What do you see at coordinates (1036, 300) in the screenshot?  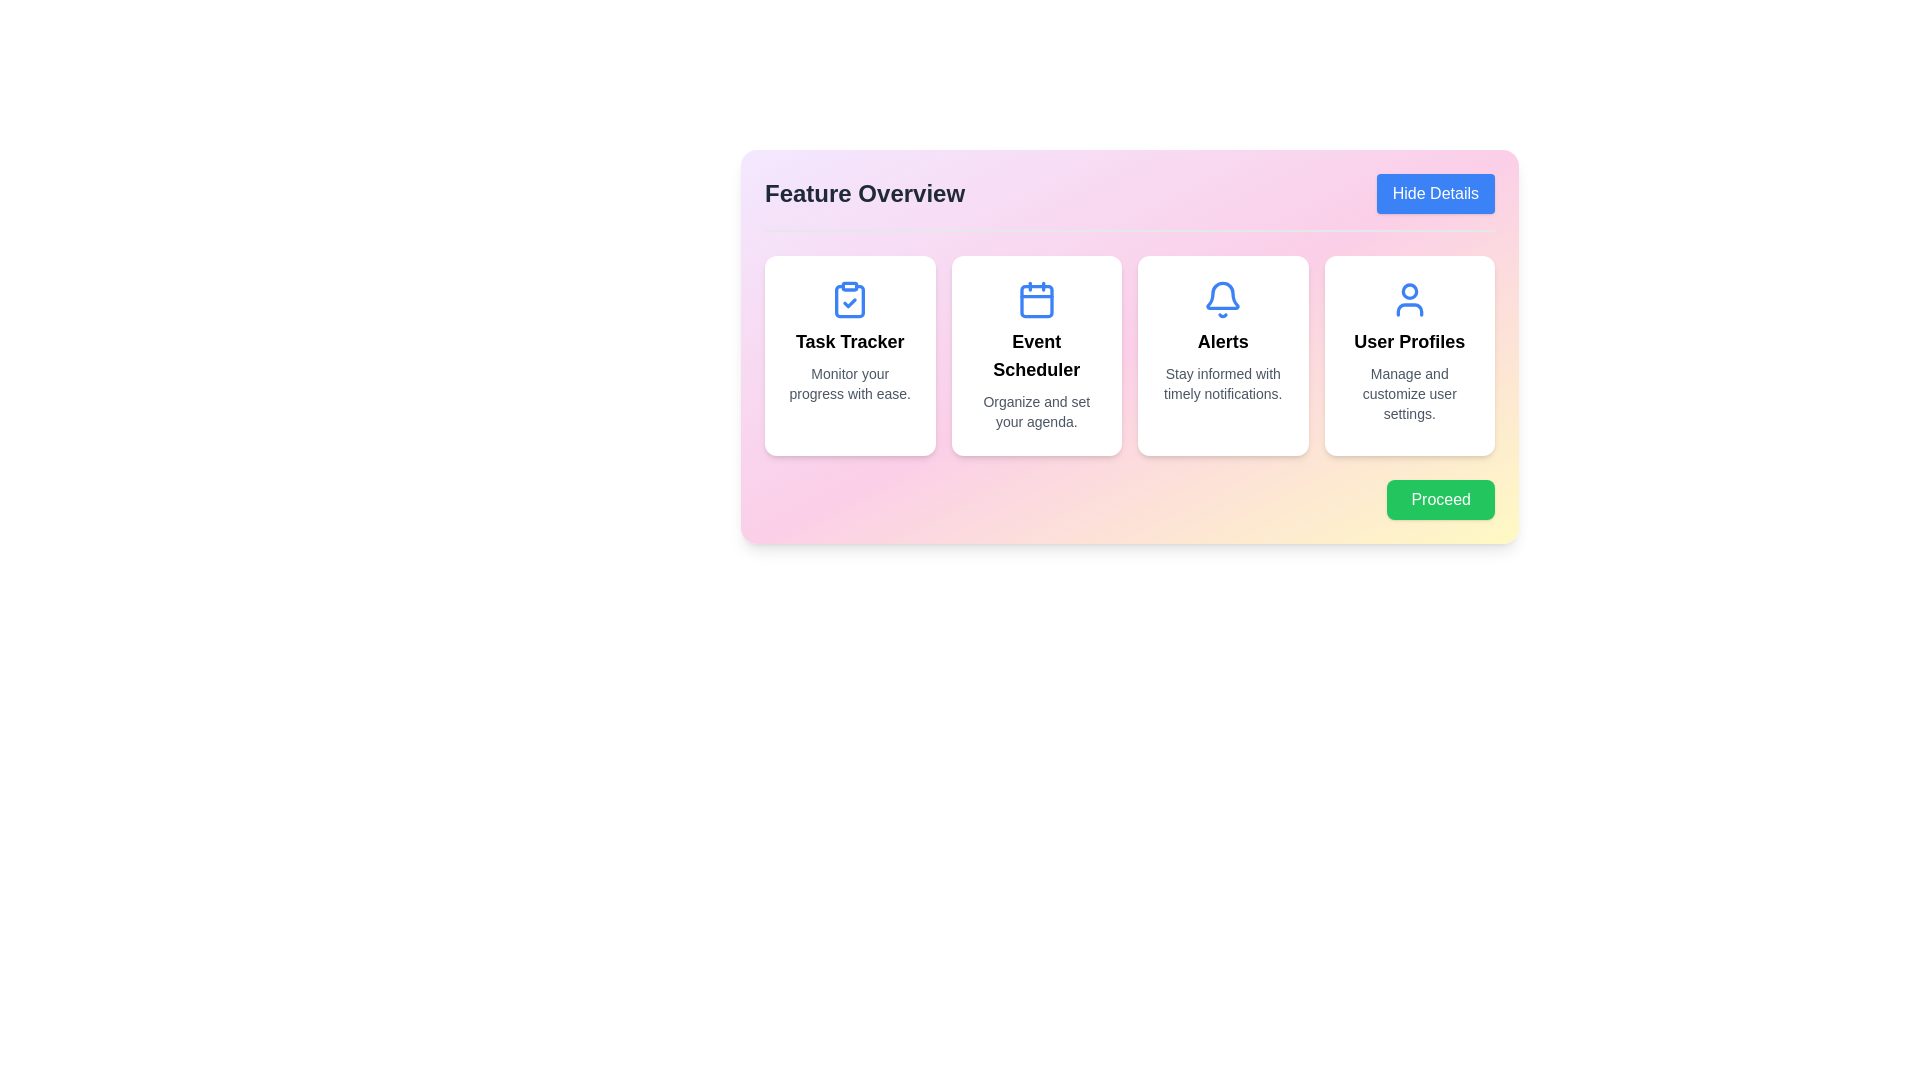 I see `the calendar icon which is centered within the 'Event Scheduler' card, positioned above the text 'Event Scheduler' and 'Organize and set your agenda.'` at bounding box center [1036, 300].